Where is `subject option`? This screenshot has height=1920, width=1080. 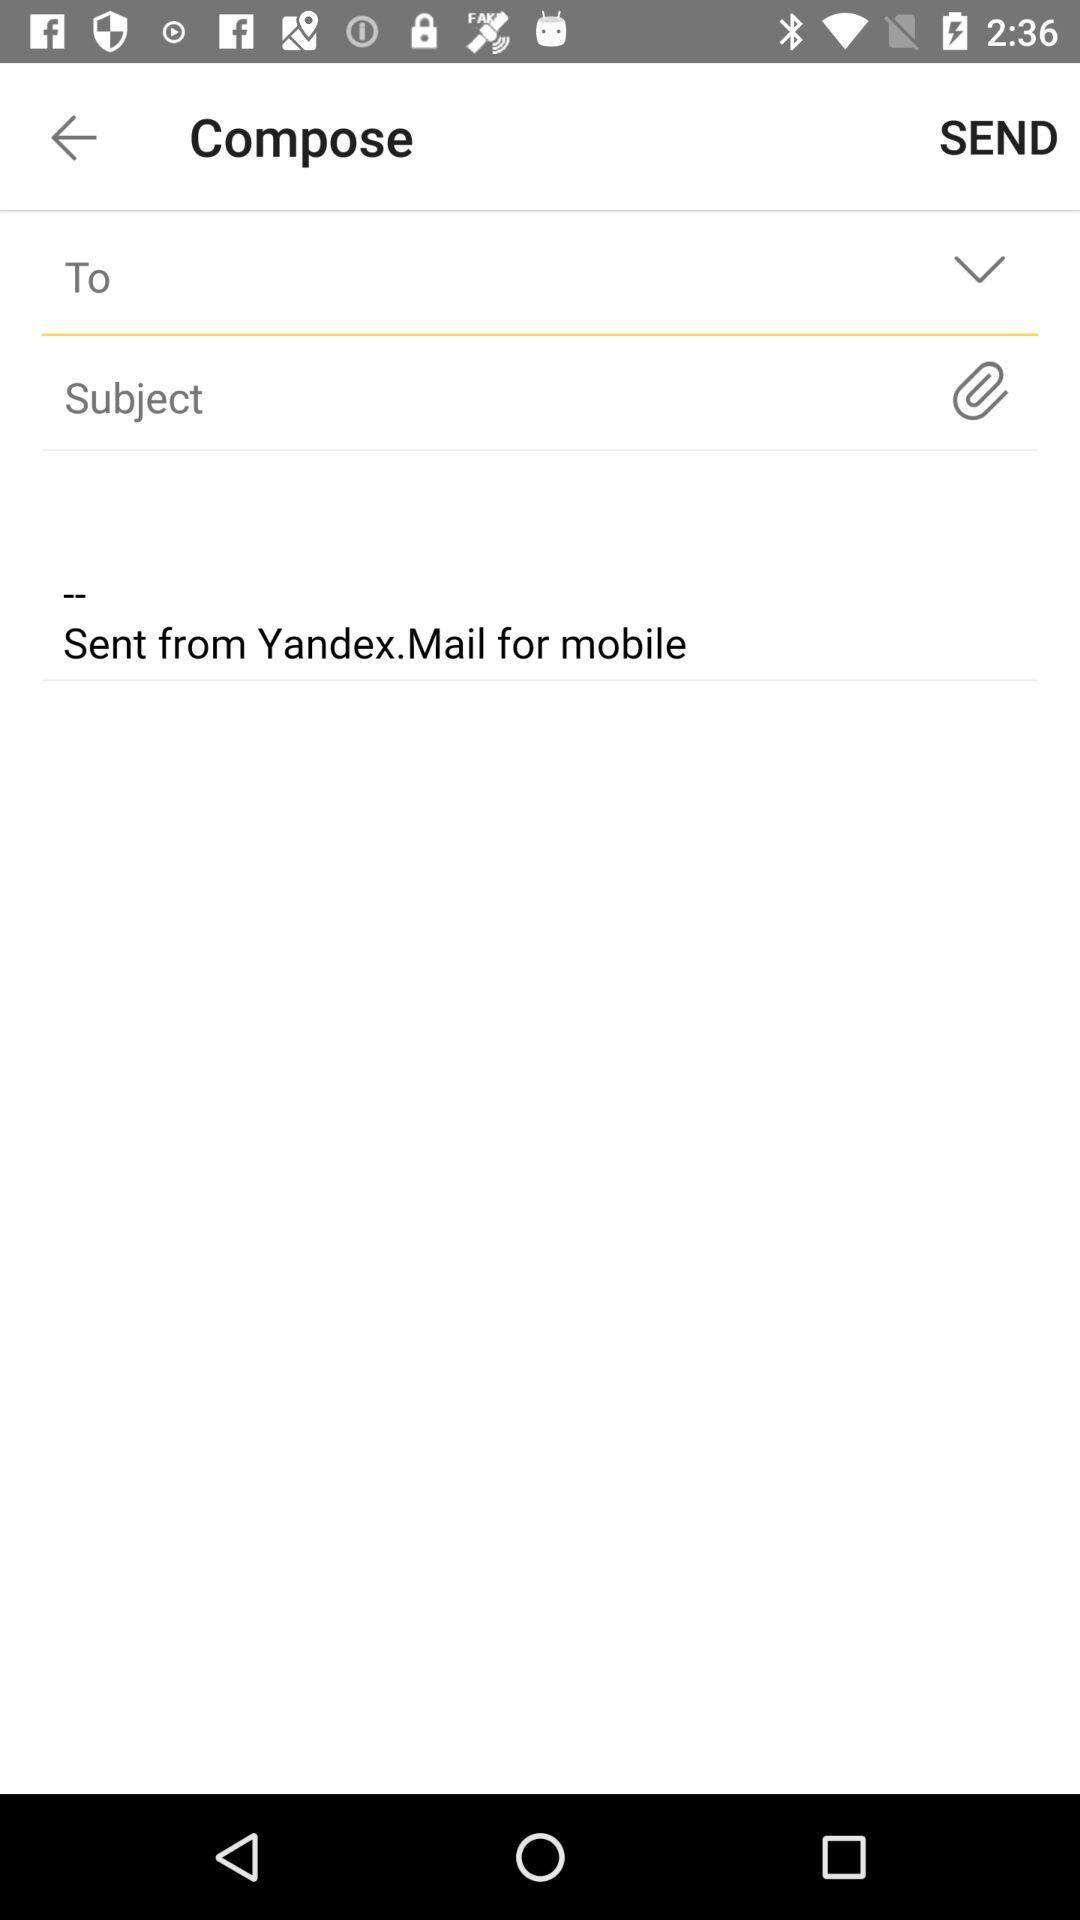 subject option is located at coordinates (503, 396).